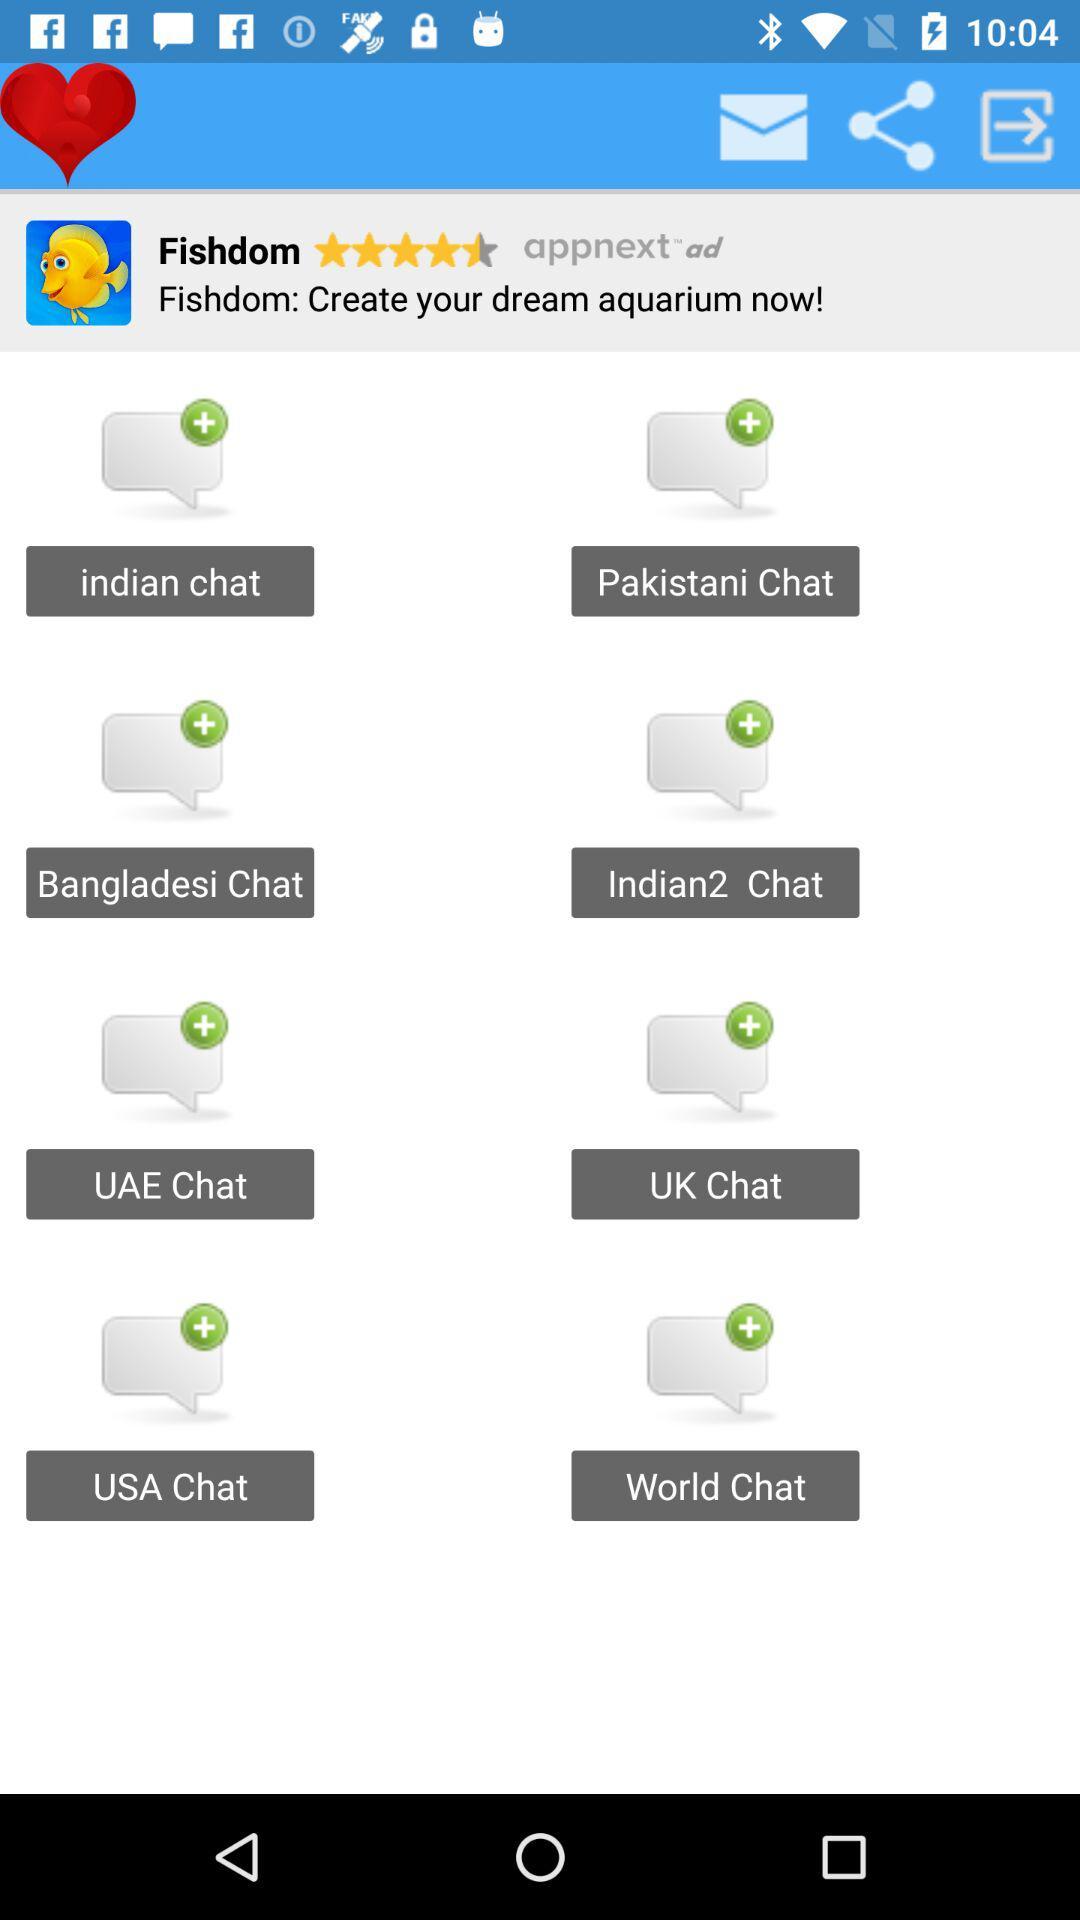 This screenshot has width=1080, height=1920. I want to click on the email icon, so click(764, 124).